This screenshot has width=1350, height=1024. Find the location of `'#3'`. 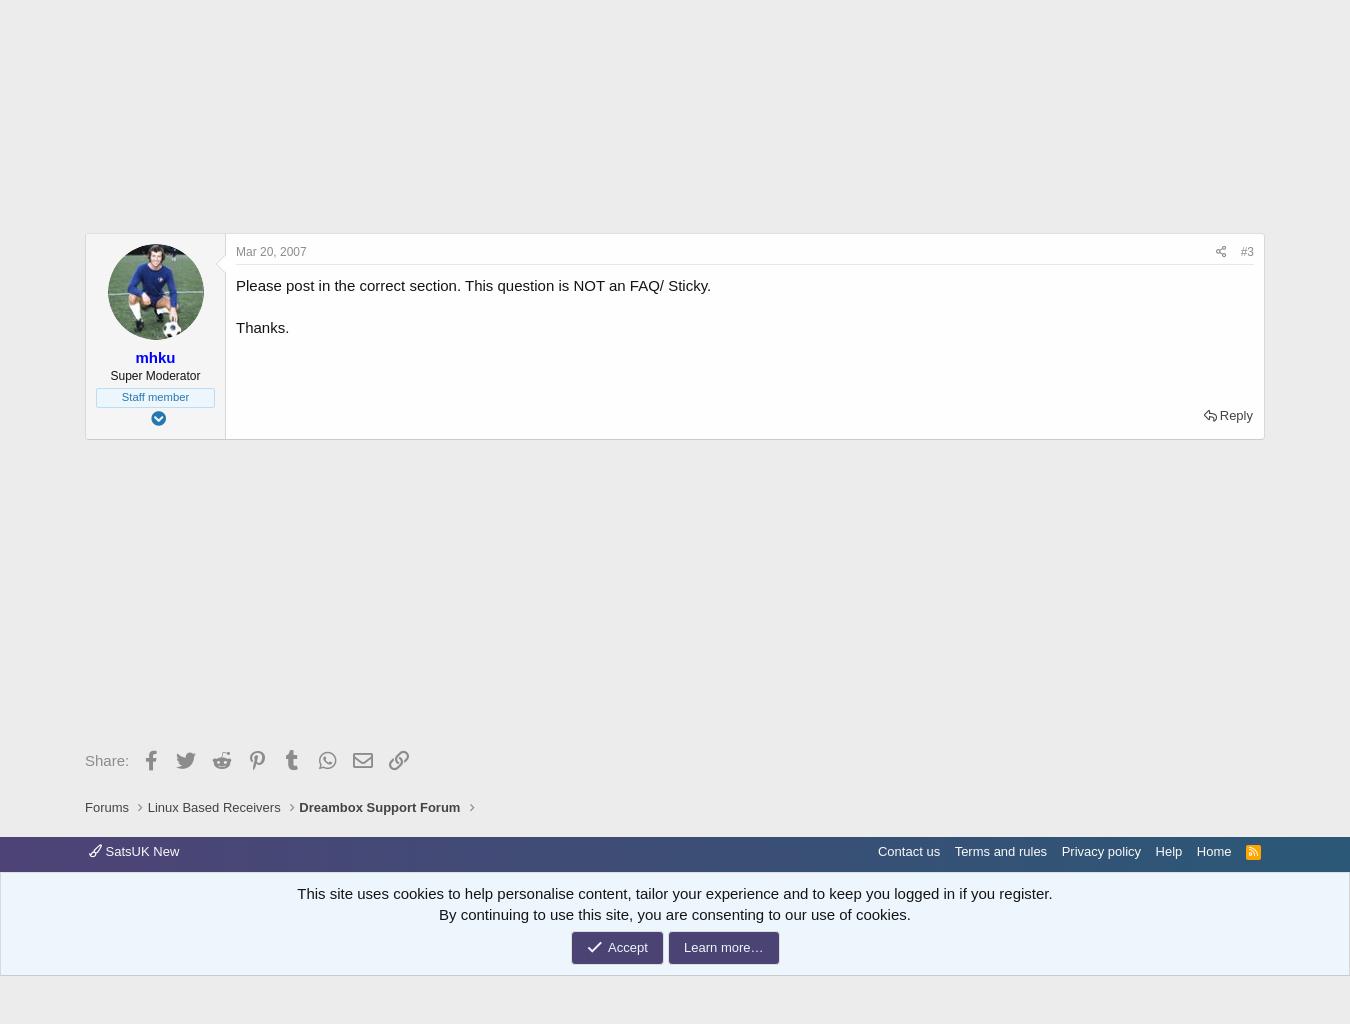

'#3' is located at coordinates (1246, 249).